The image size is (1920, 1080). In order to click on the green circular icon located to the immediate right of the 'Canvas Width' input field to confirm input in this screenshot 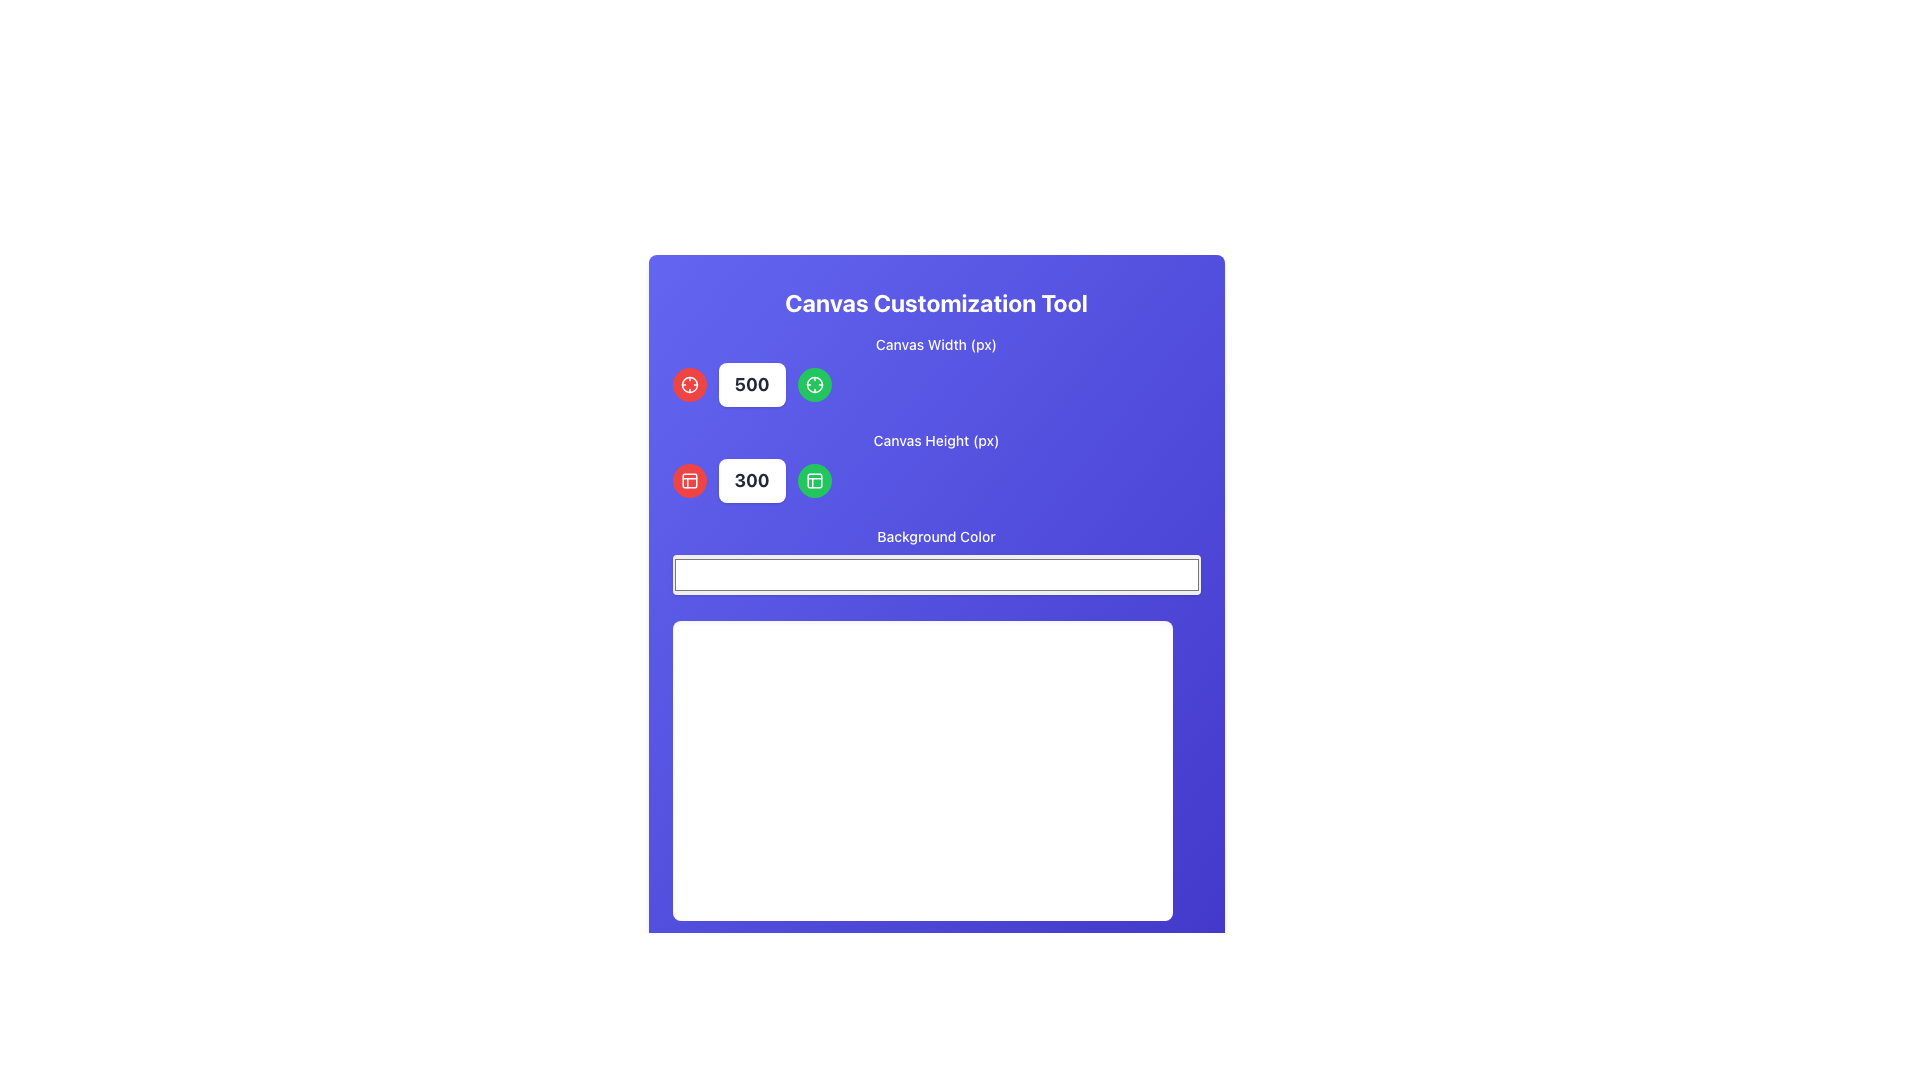, I will do `click(814, 385)`.